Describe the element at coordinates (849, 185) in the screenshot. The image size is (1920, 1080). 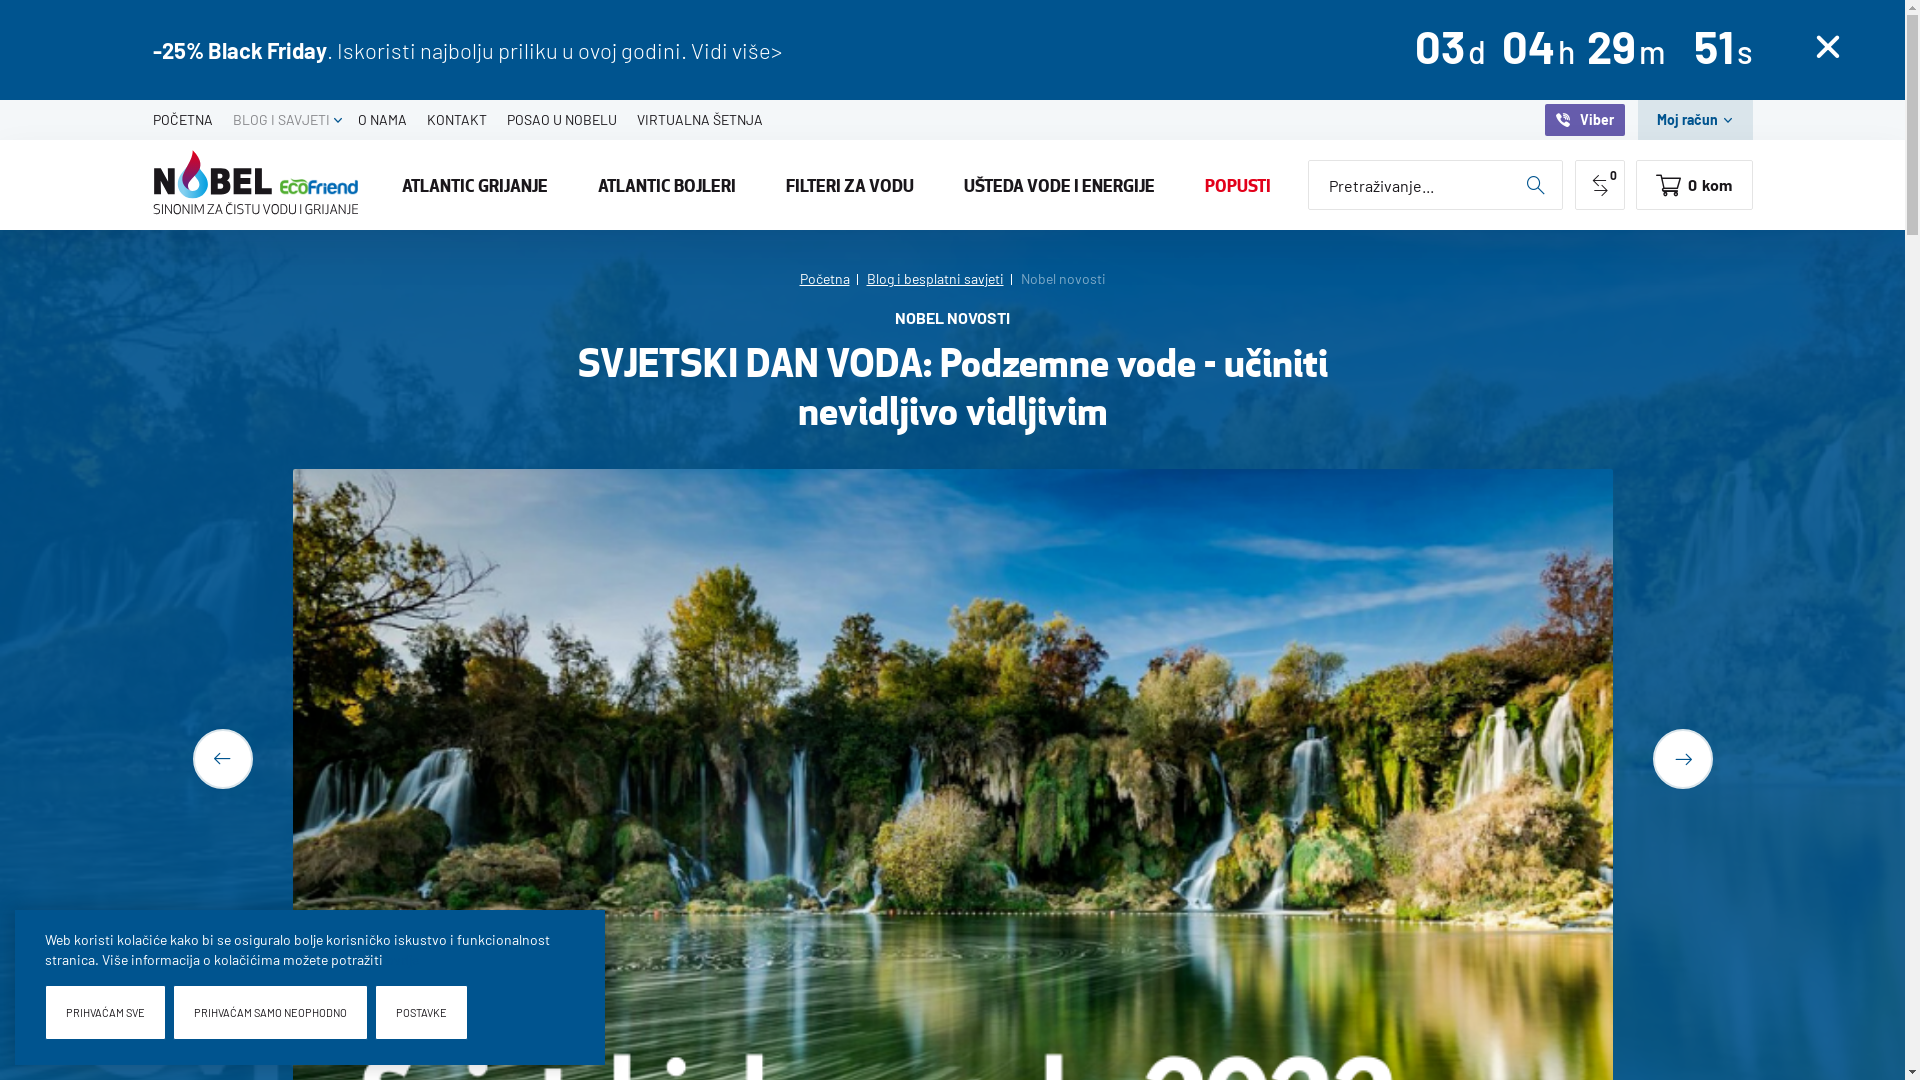
I see `'FILTERI ZA VODU'` at that location.